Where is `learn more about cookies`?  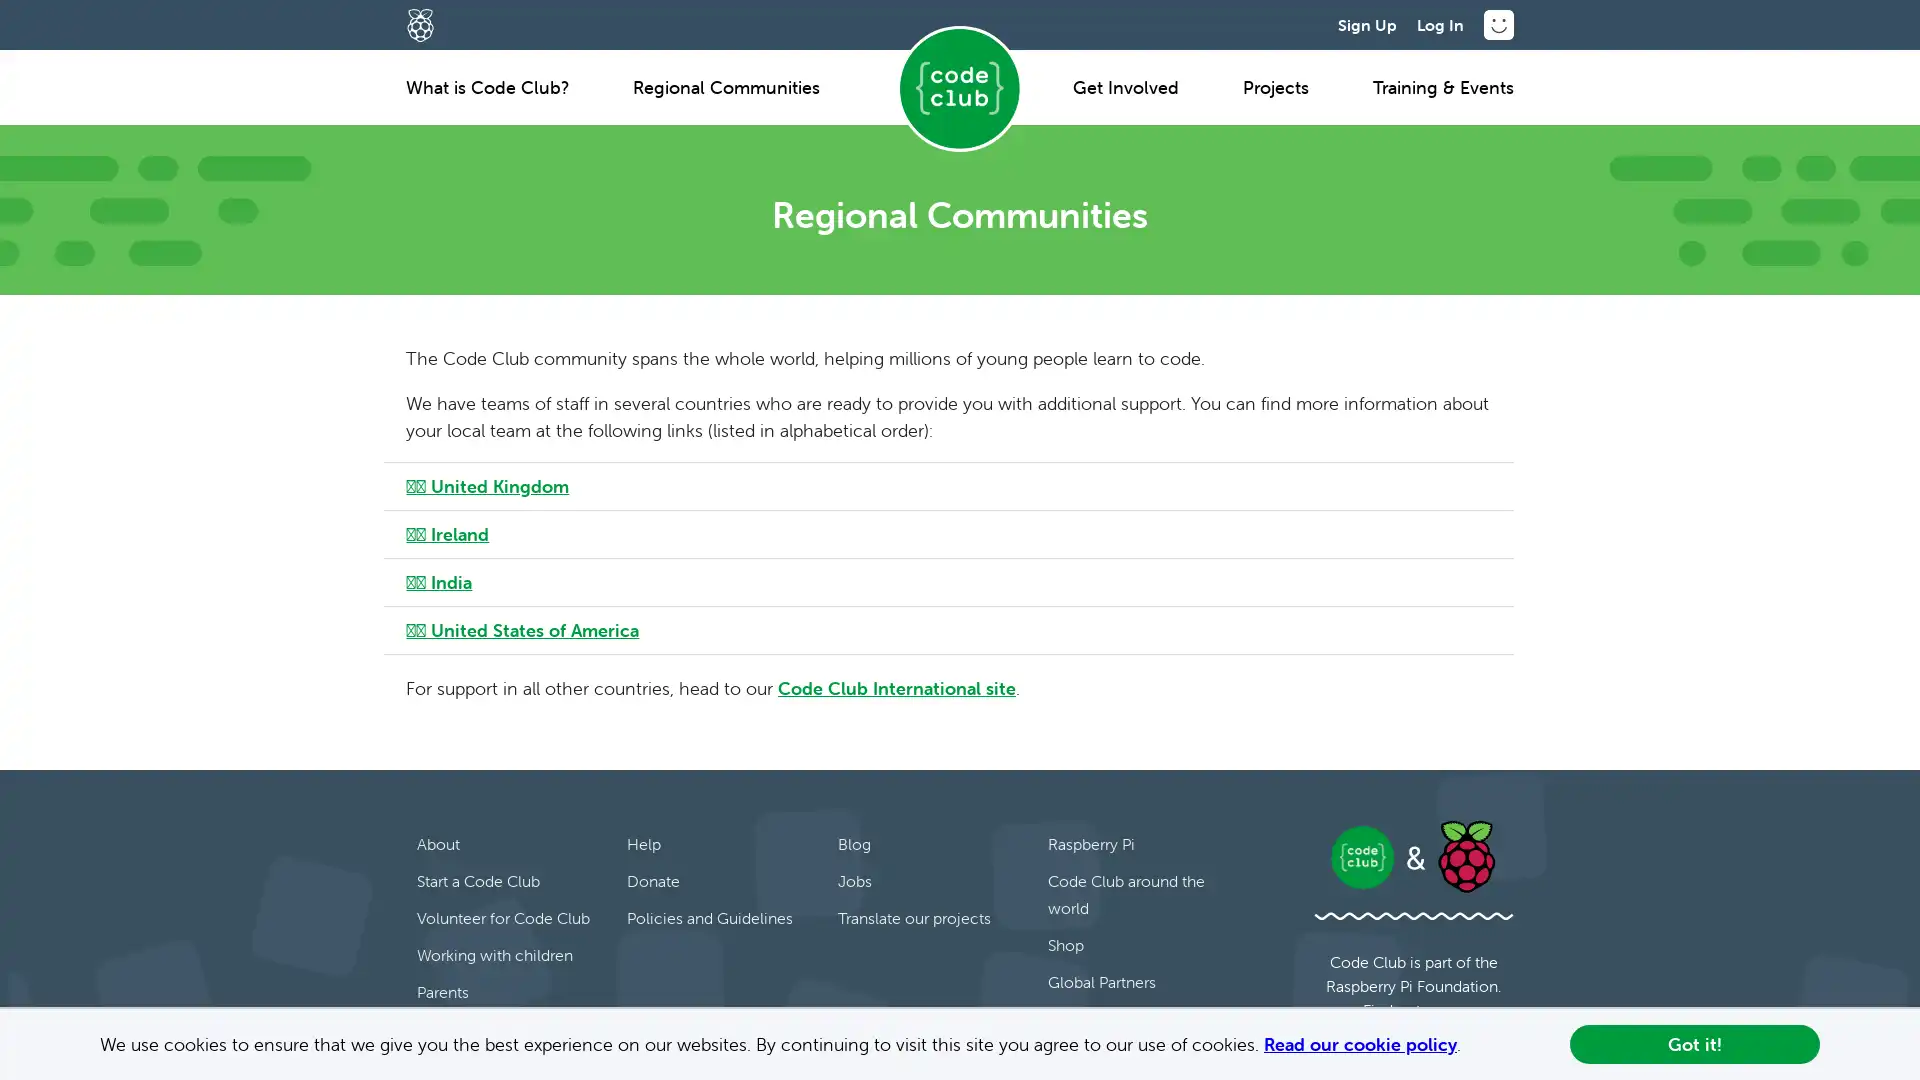 learn more about cookies is located at coordinates (1469, 1045).